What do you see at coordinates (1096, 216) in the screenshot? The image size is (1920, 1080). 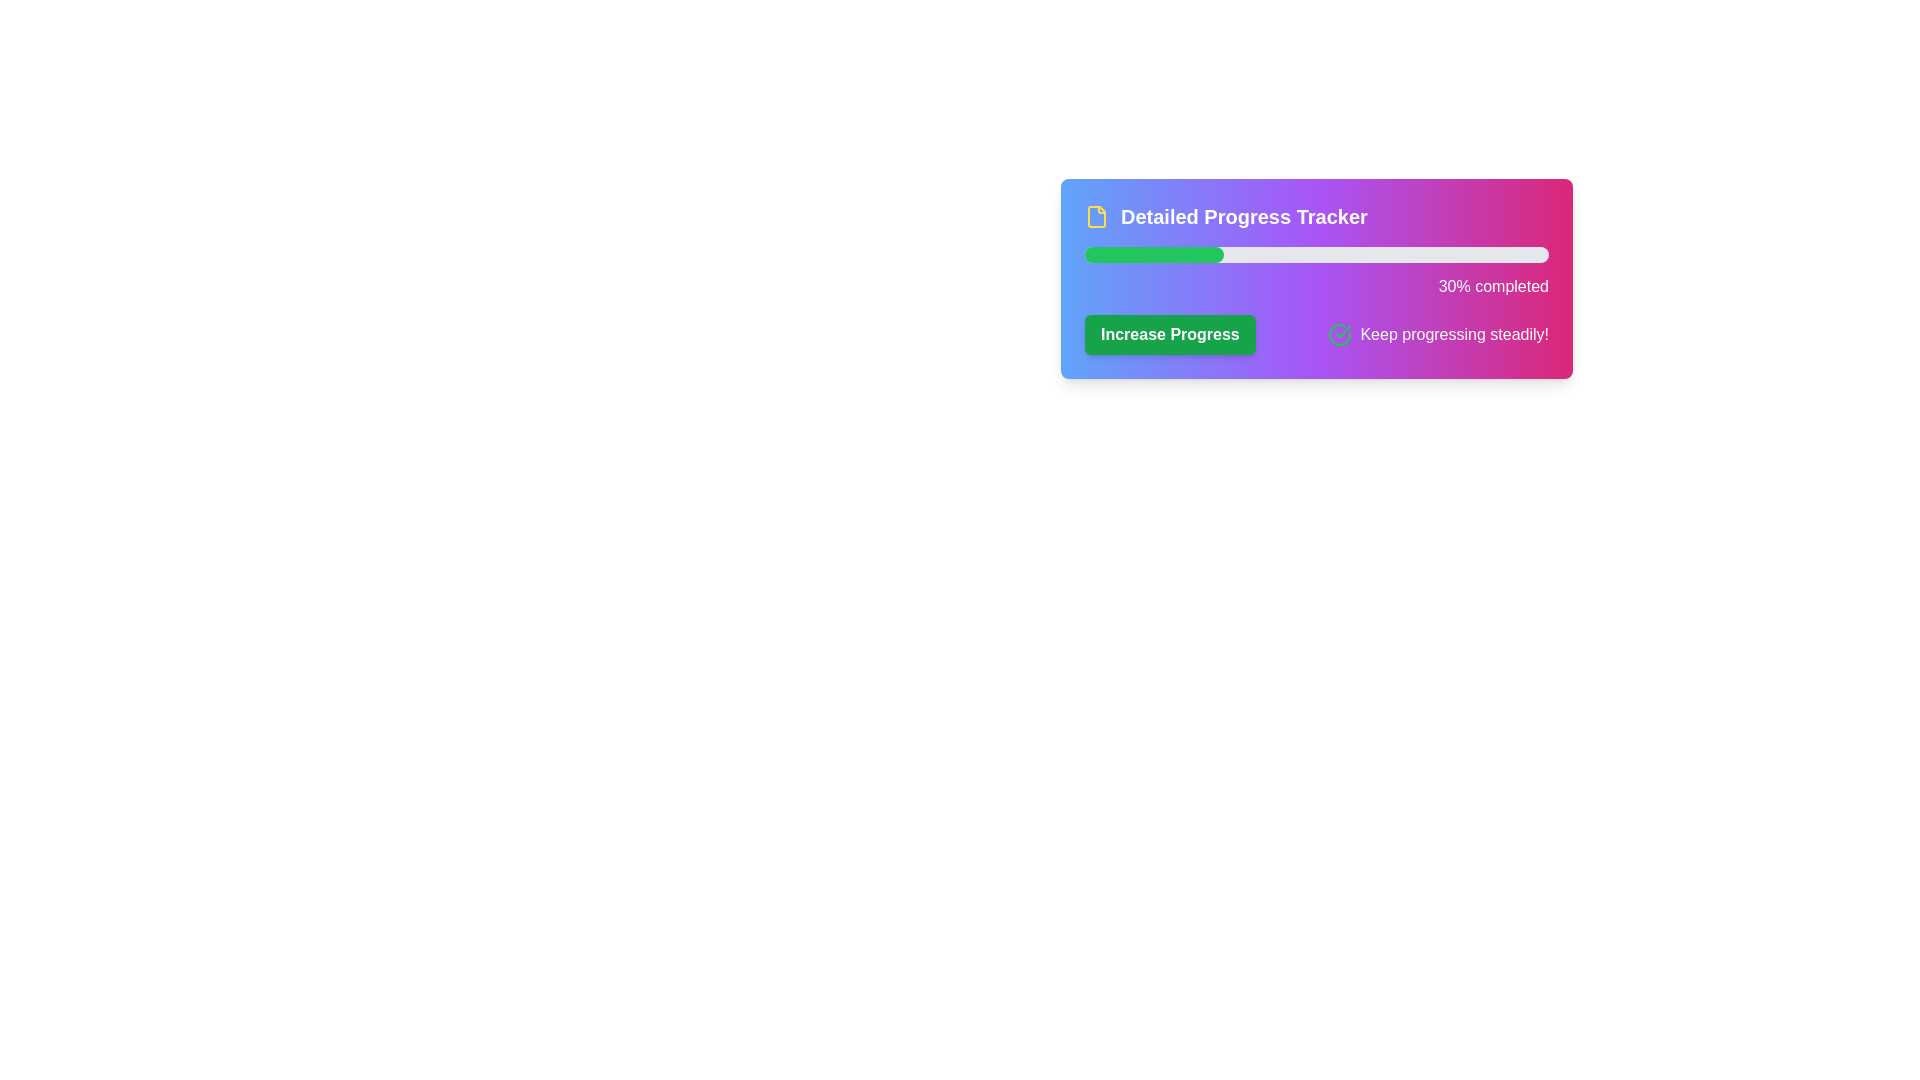 I see `the icon located to the left of the title text 'Detailed Progress Tracker' in the card section of the interface` at bounding box center [1096, 216].